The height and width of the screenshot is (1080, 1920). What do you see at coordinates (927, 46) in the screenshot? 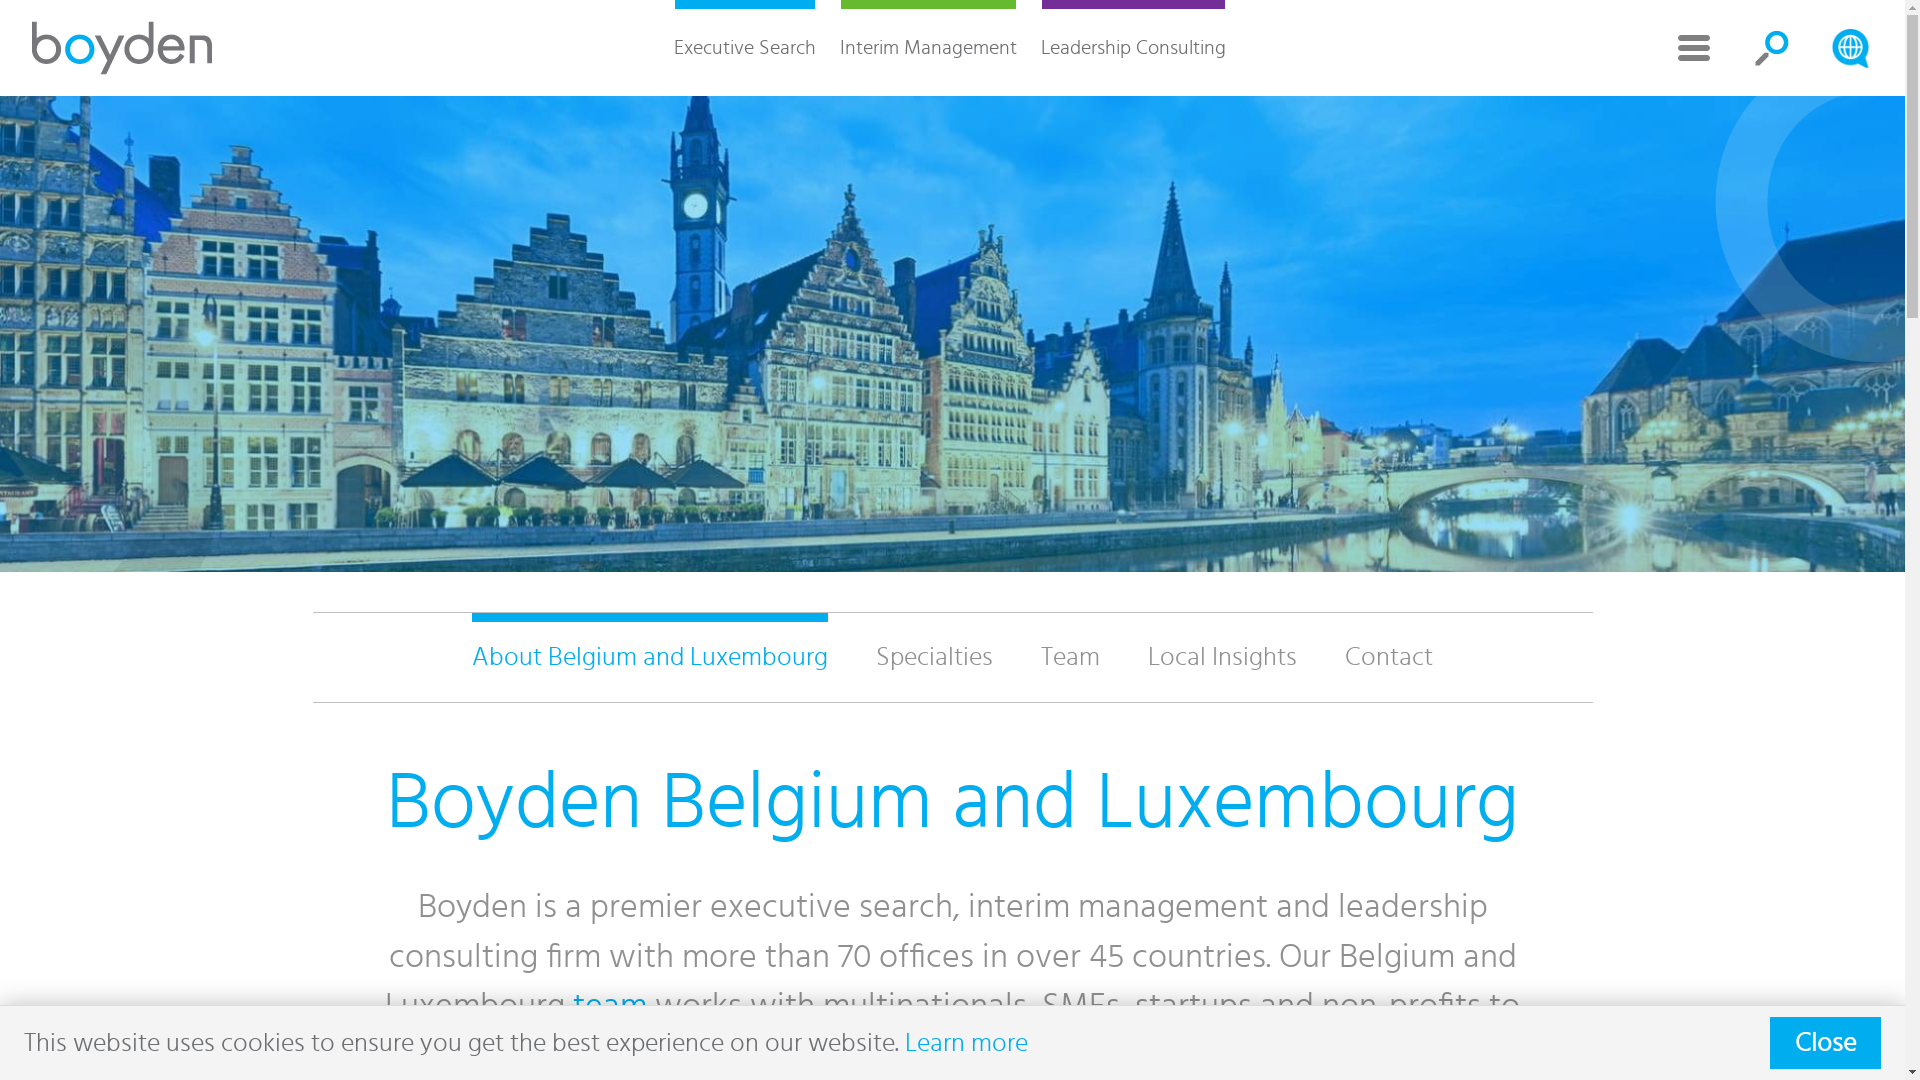
I see `'Interim Management'` at bounding box center [927, 46].